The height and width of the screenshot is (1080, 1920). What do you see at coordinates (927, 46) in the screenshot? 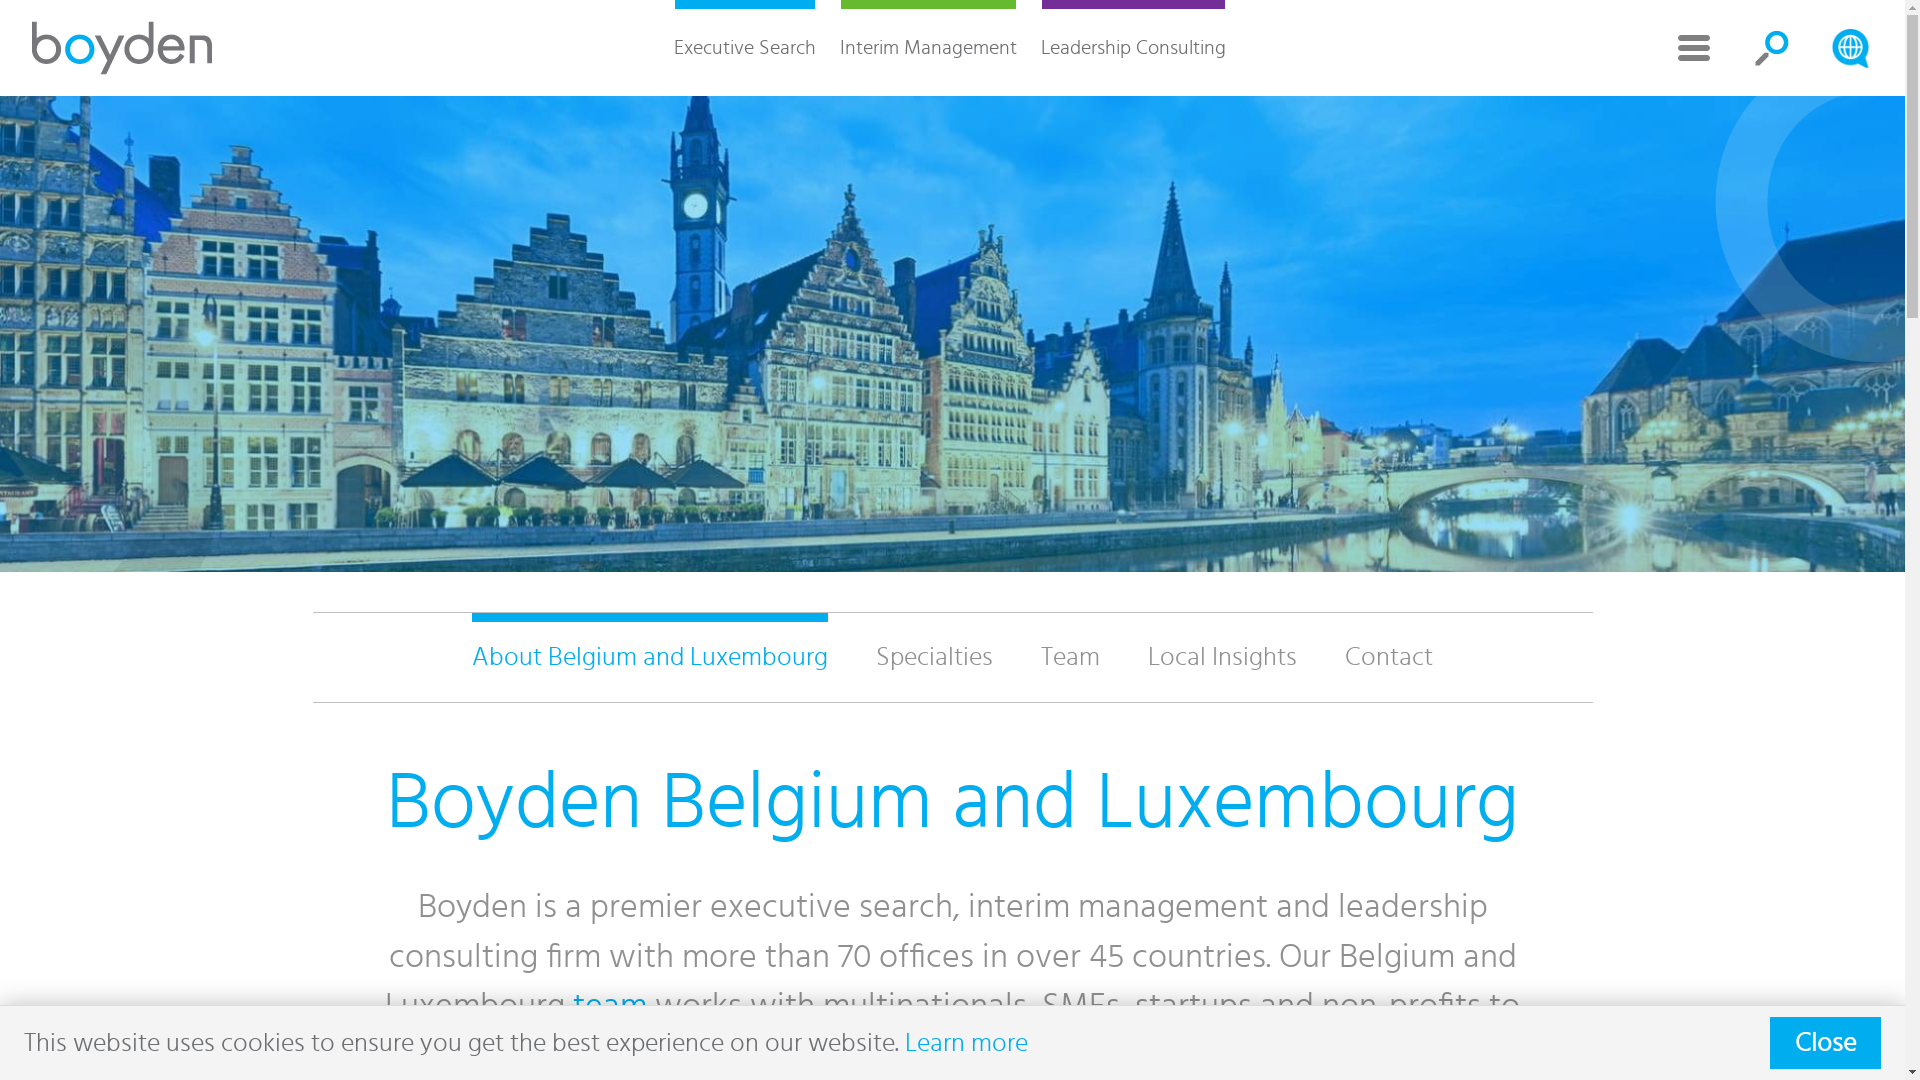
I see `'Interim Management'` at bounding box center [927, 46].